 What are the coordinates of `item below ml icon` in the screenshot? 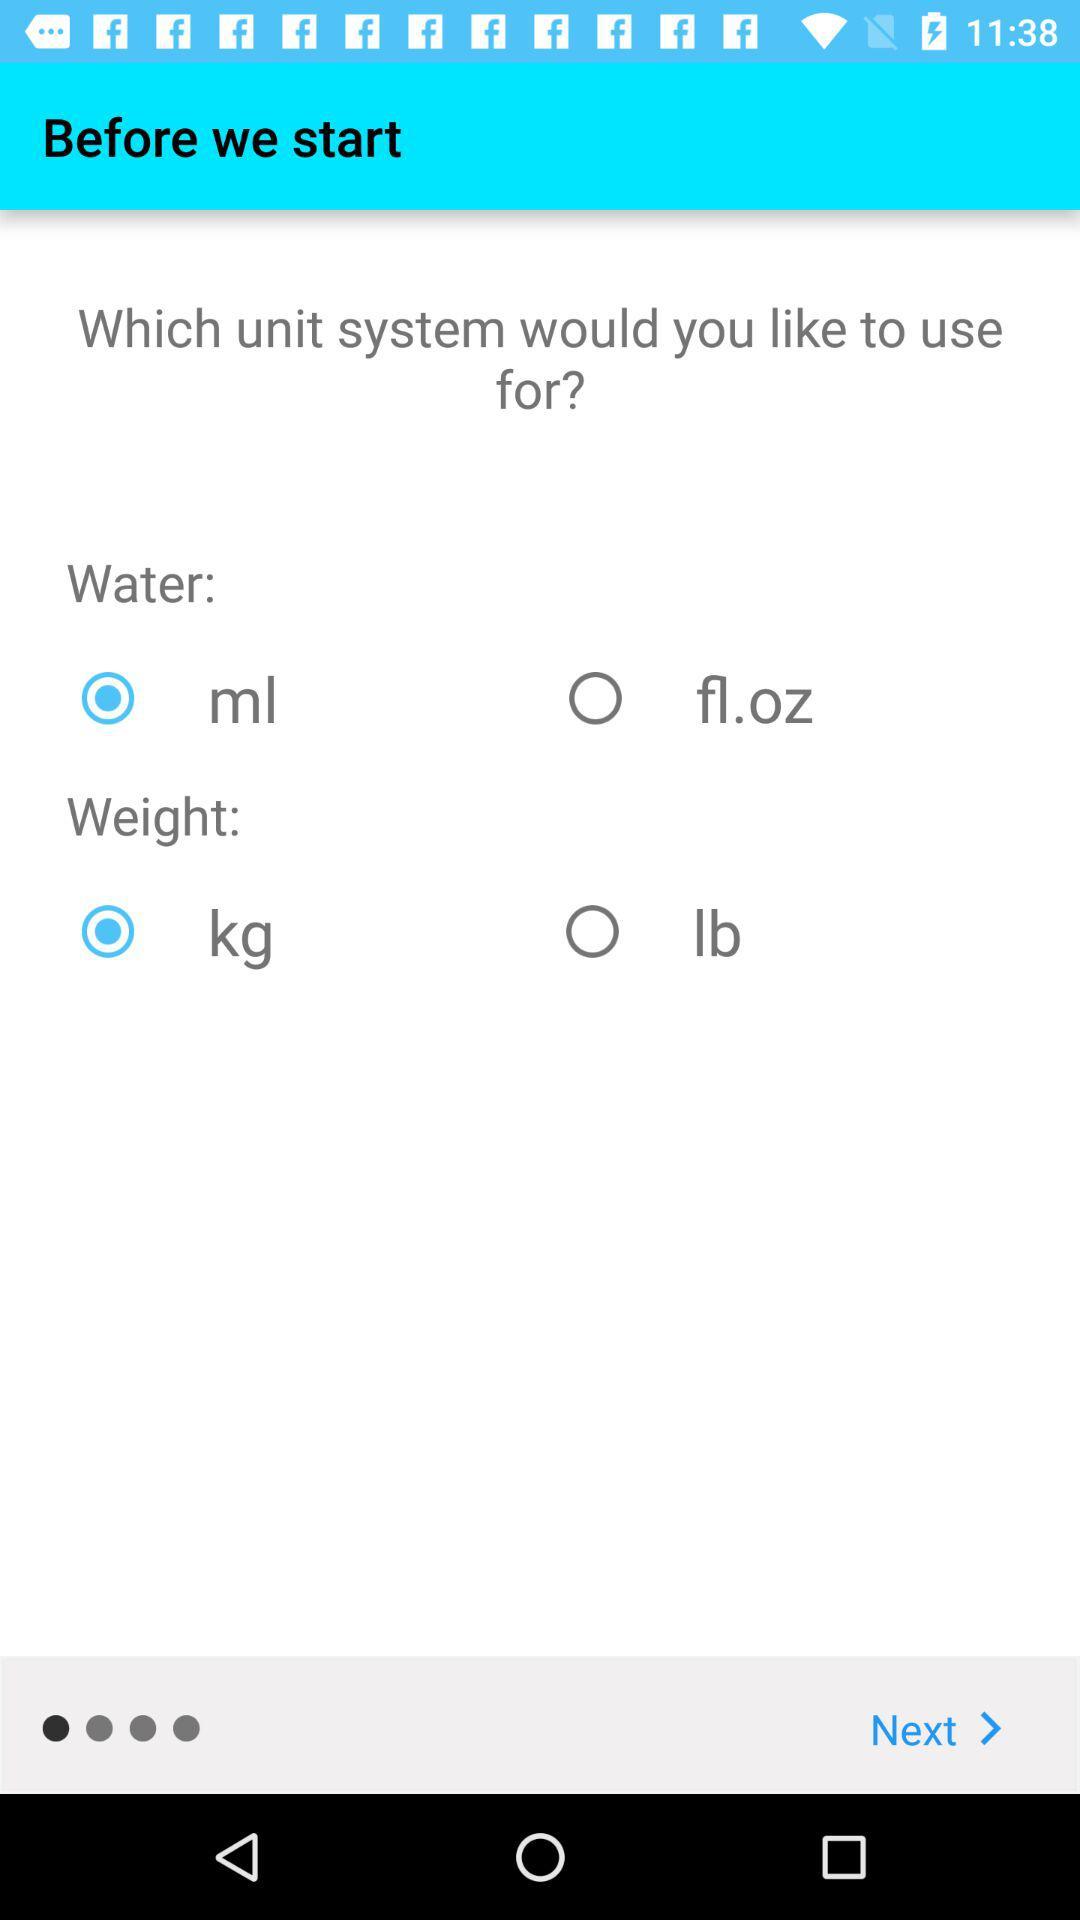 It's located at (781, 930).